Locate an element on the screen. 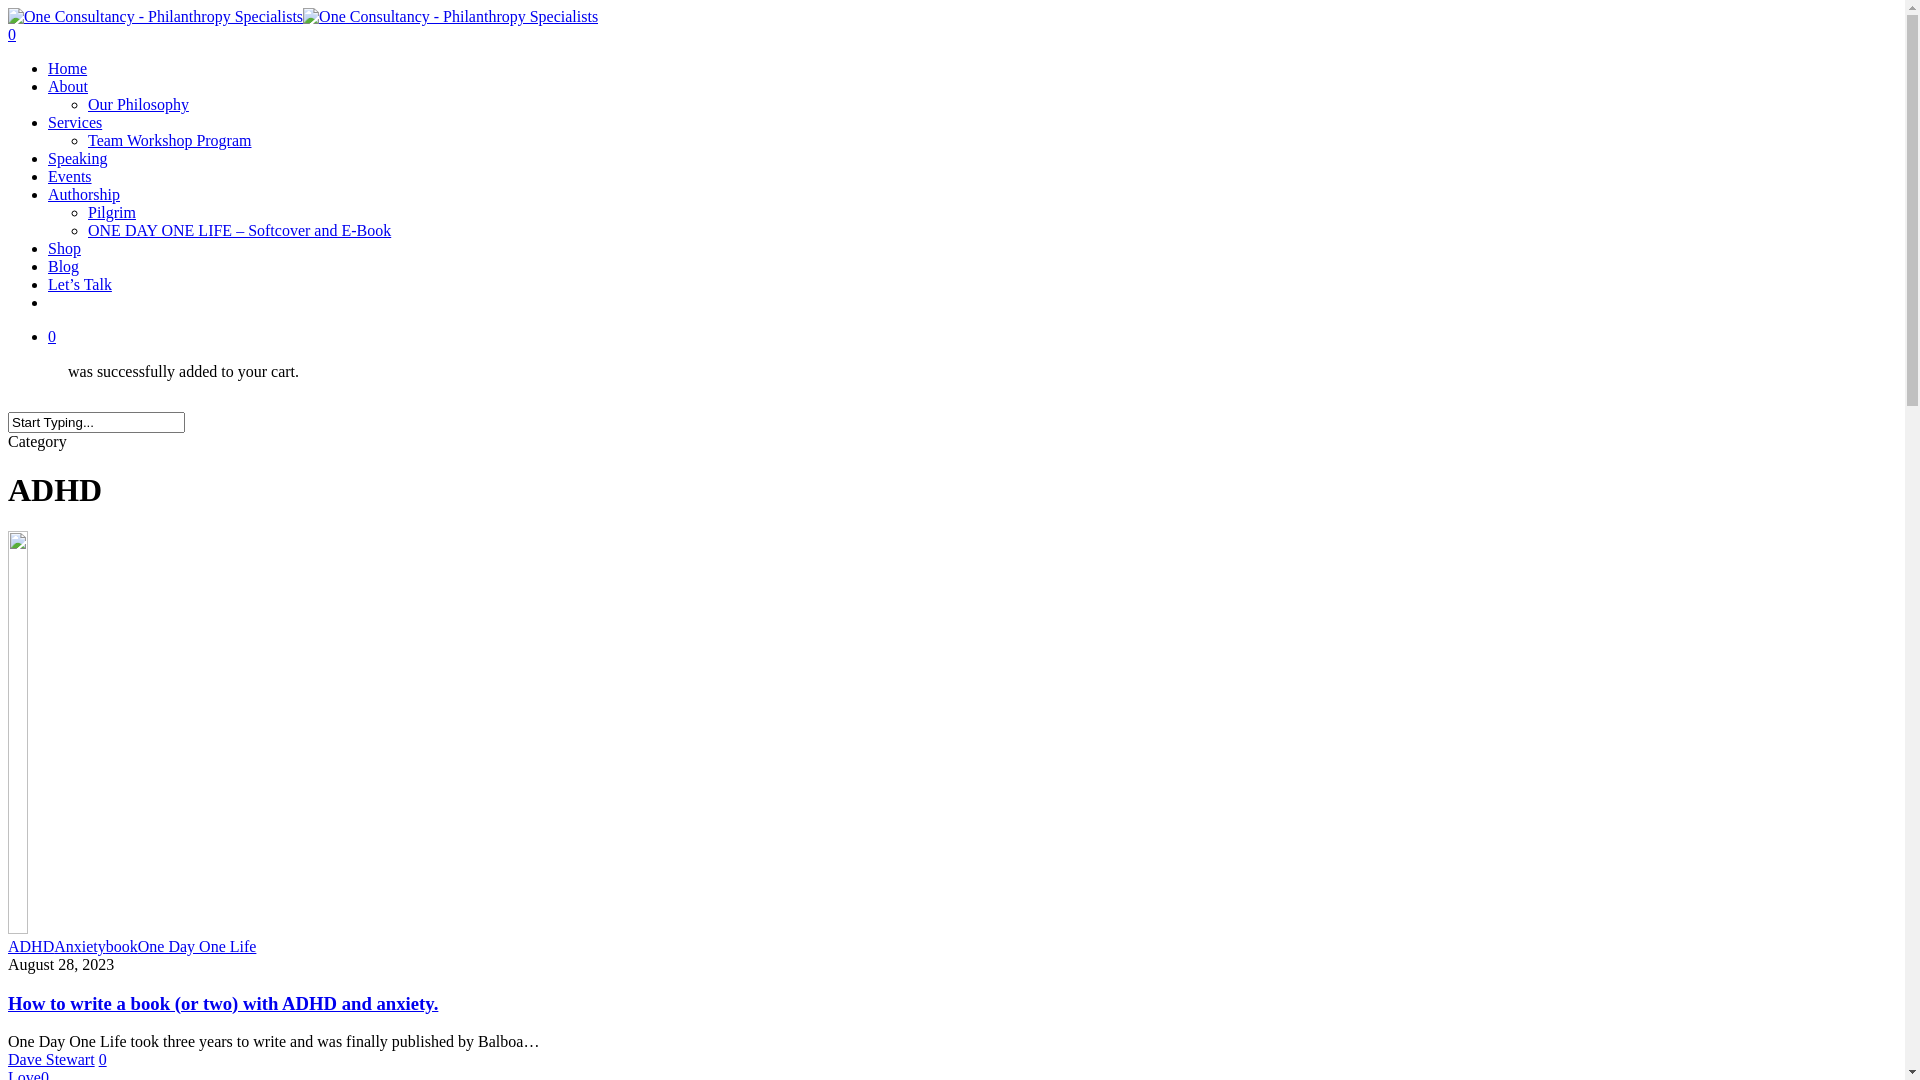 Image resolution: width=1920 pixels, height=1080 pixels. '0' is located at coordinates (951, 34).